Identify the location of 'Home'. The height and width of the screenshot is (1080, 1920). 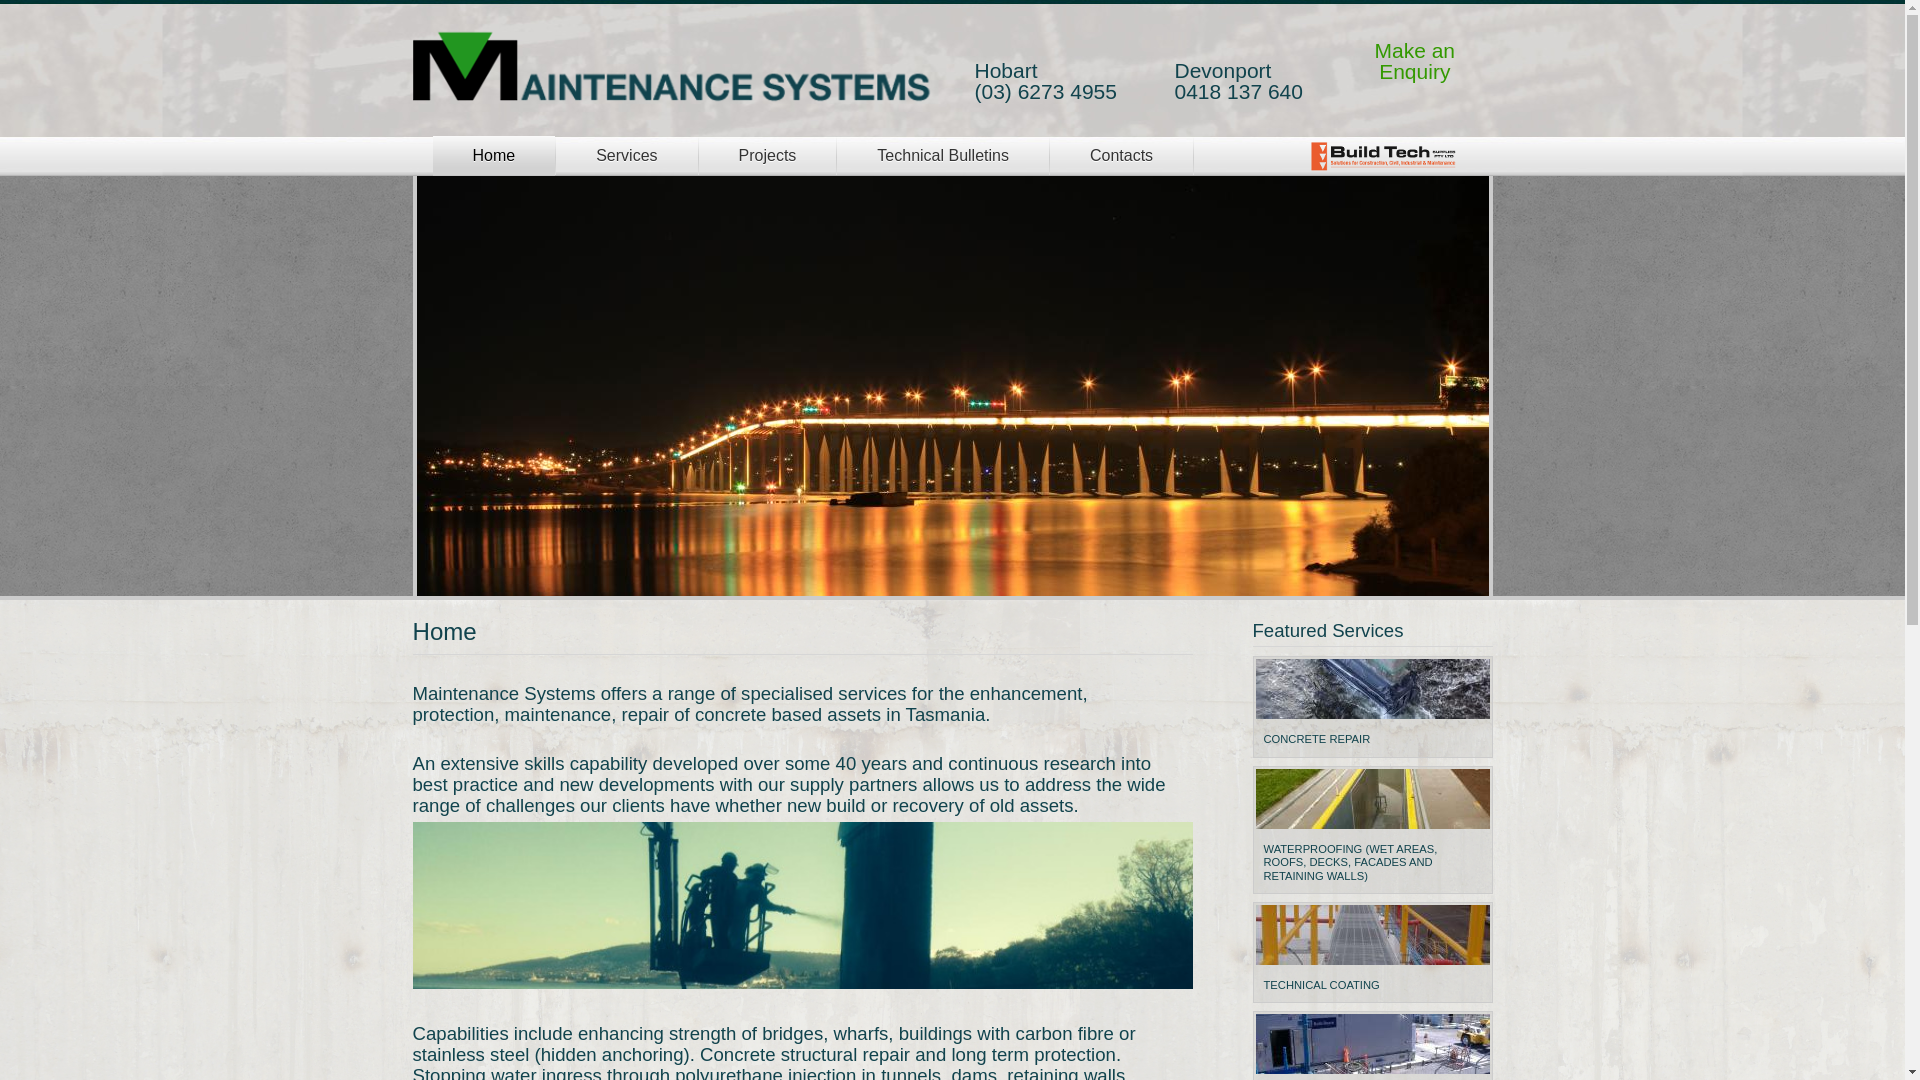
(672, 68).